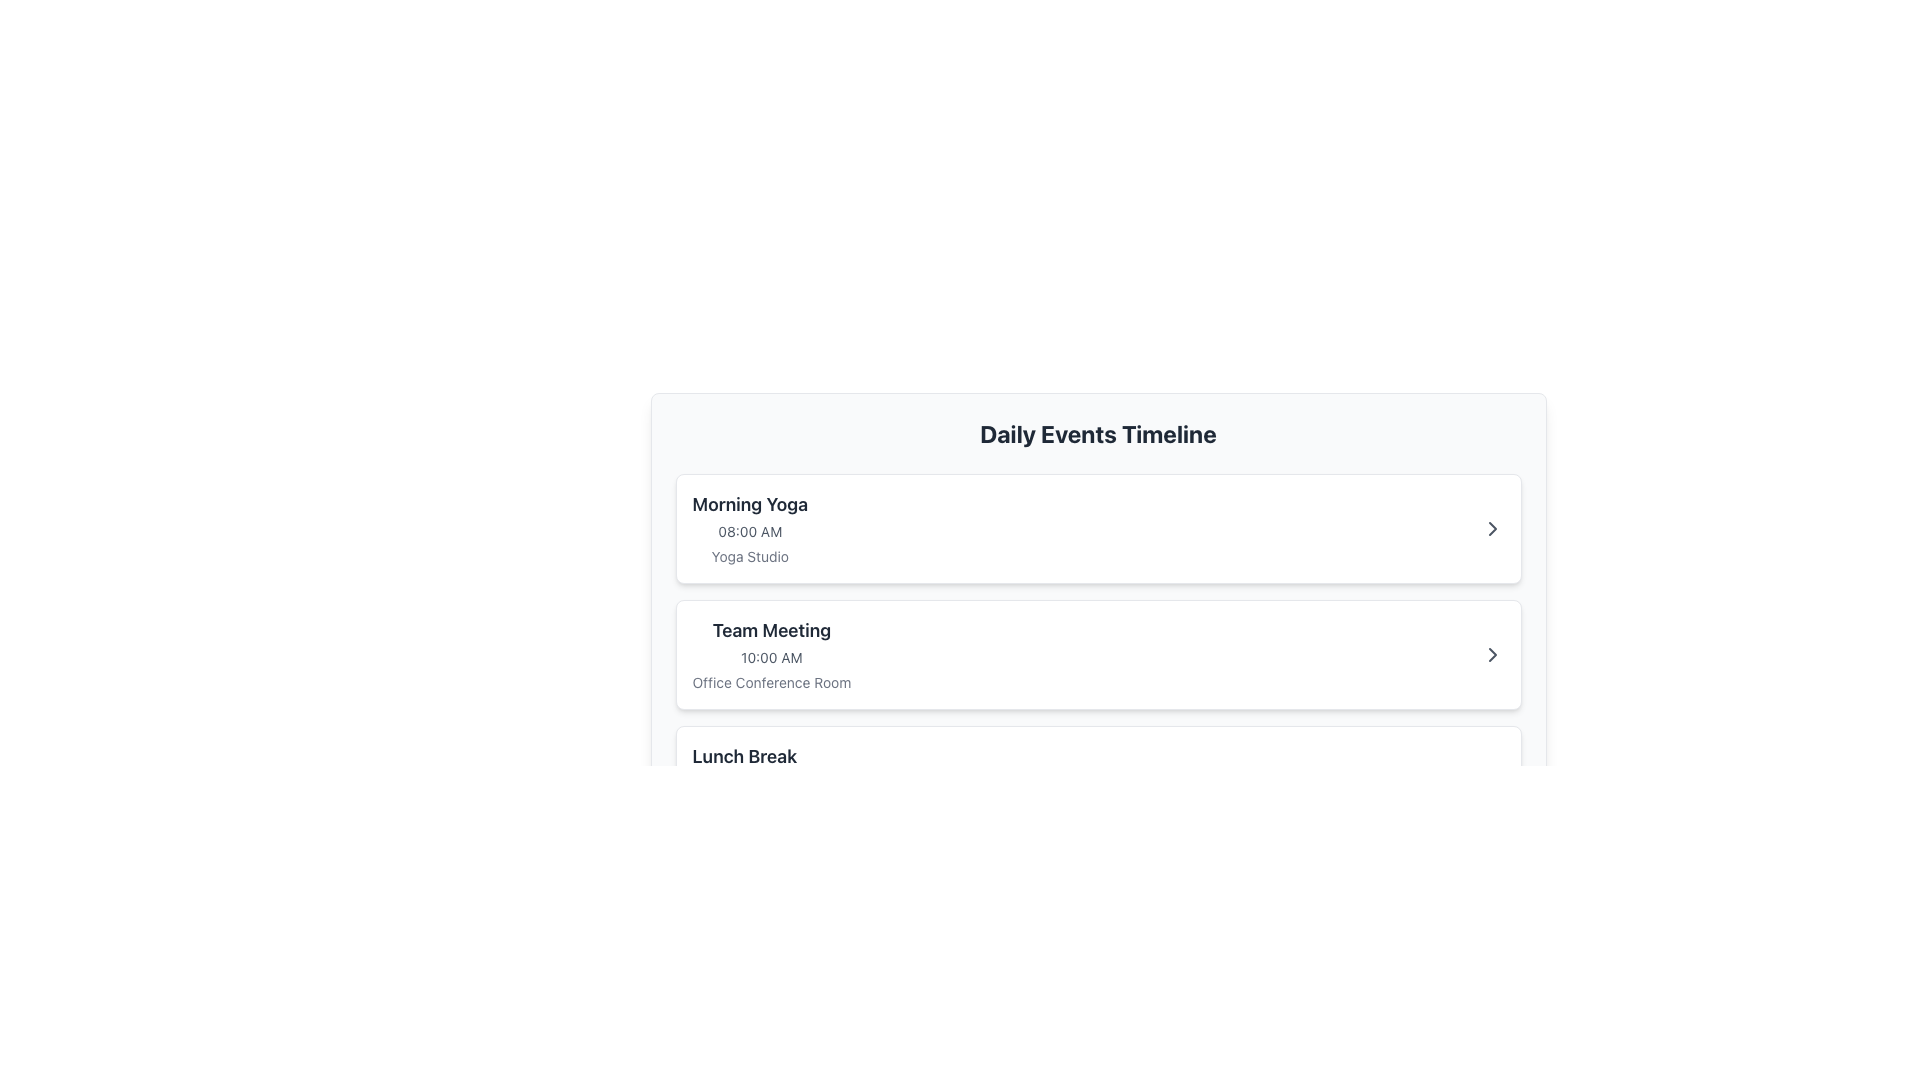 This screenshot has height=1080, width=1920. Describe the element at coordinates (1492, 655) in the screenshot. I see `the Icon button to observe its color change, which is part of the 'Team Meeting' event on the daily events timeline` at that location.